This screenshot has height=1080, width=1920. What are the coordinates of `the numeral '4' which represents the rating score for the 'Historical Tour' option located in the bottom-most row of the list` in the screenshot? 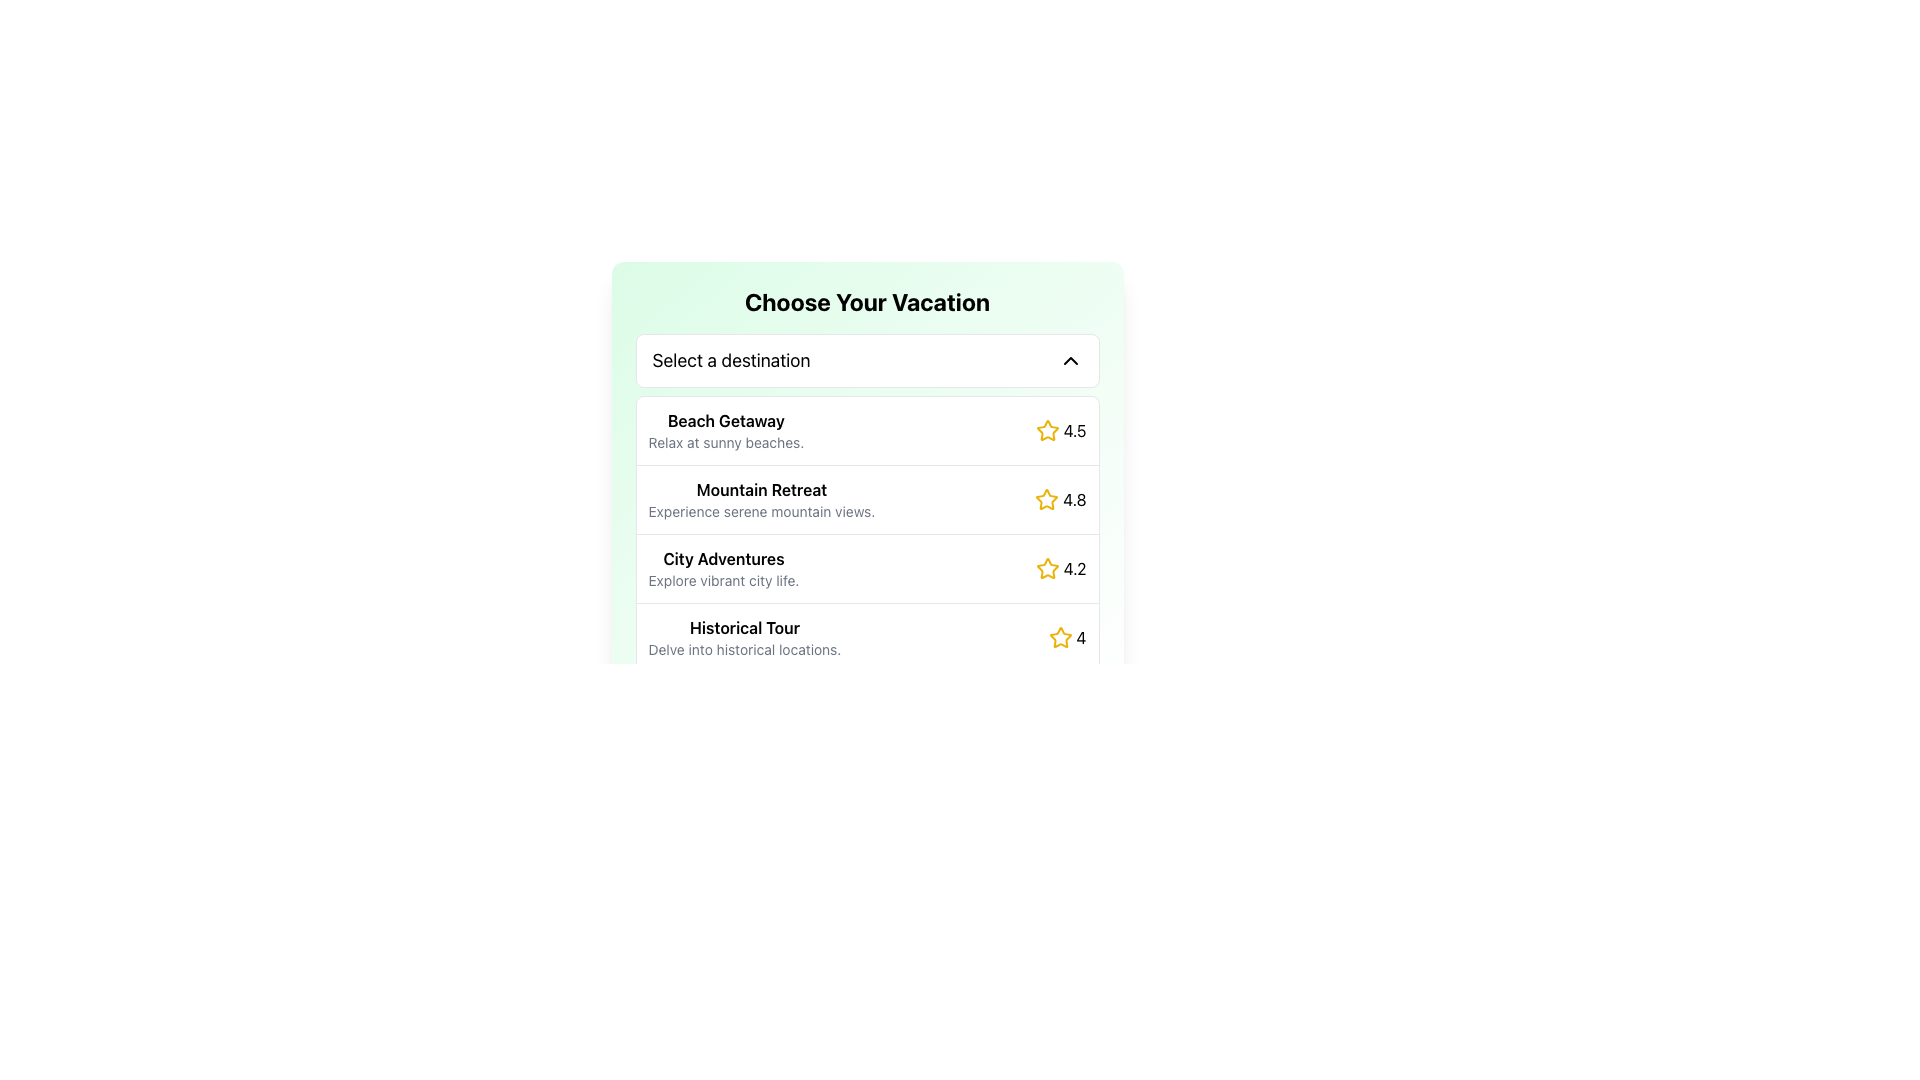 It's located at (1080, 637).